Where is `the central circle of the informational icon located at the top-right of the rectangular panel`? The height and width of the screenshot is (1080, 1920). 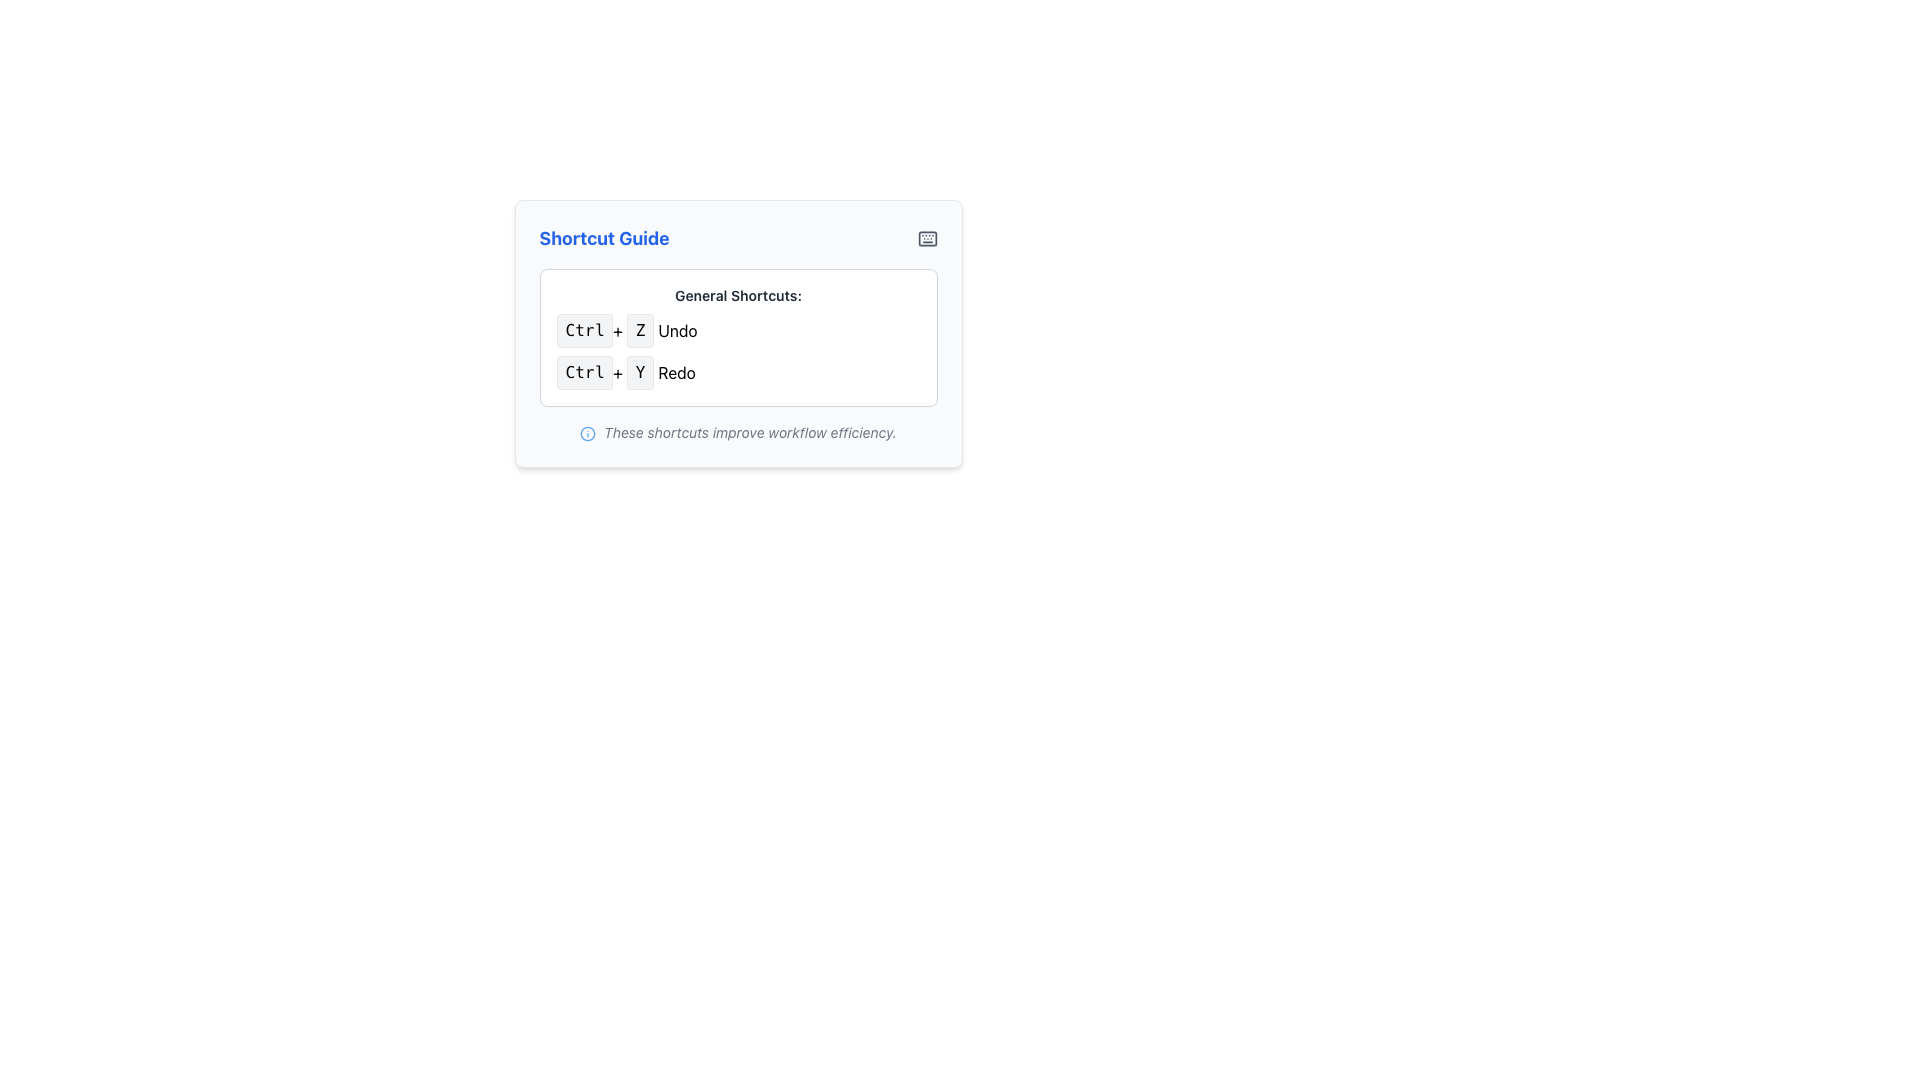 the central circle of the informational icon located at the top-right of the rectangular panel is located at coordinates (587, 433).